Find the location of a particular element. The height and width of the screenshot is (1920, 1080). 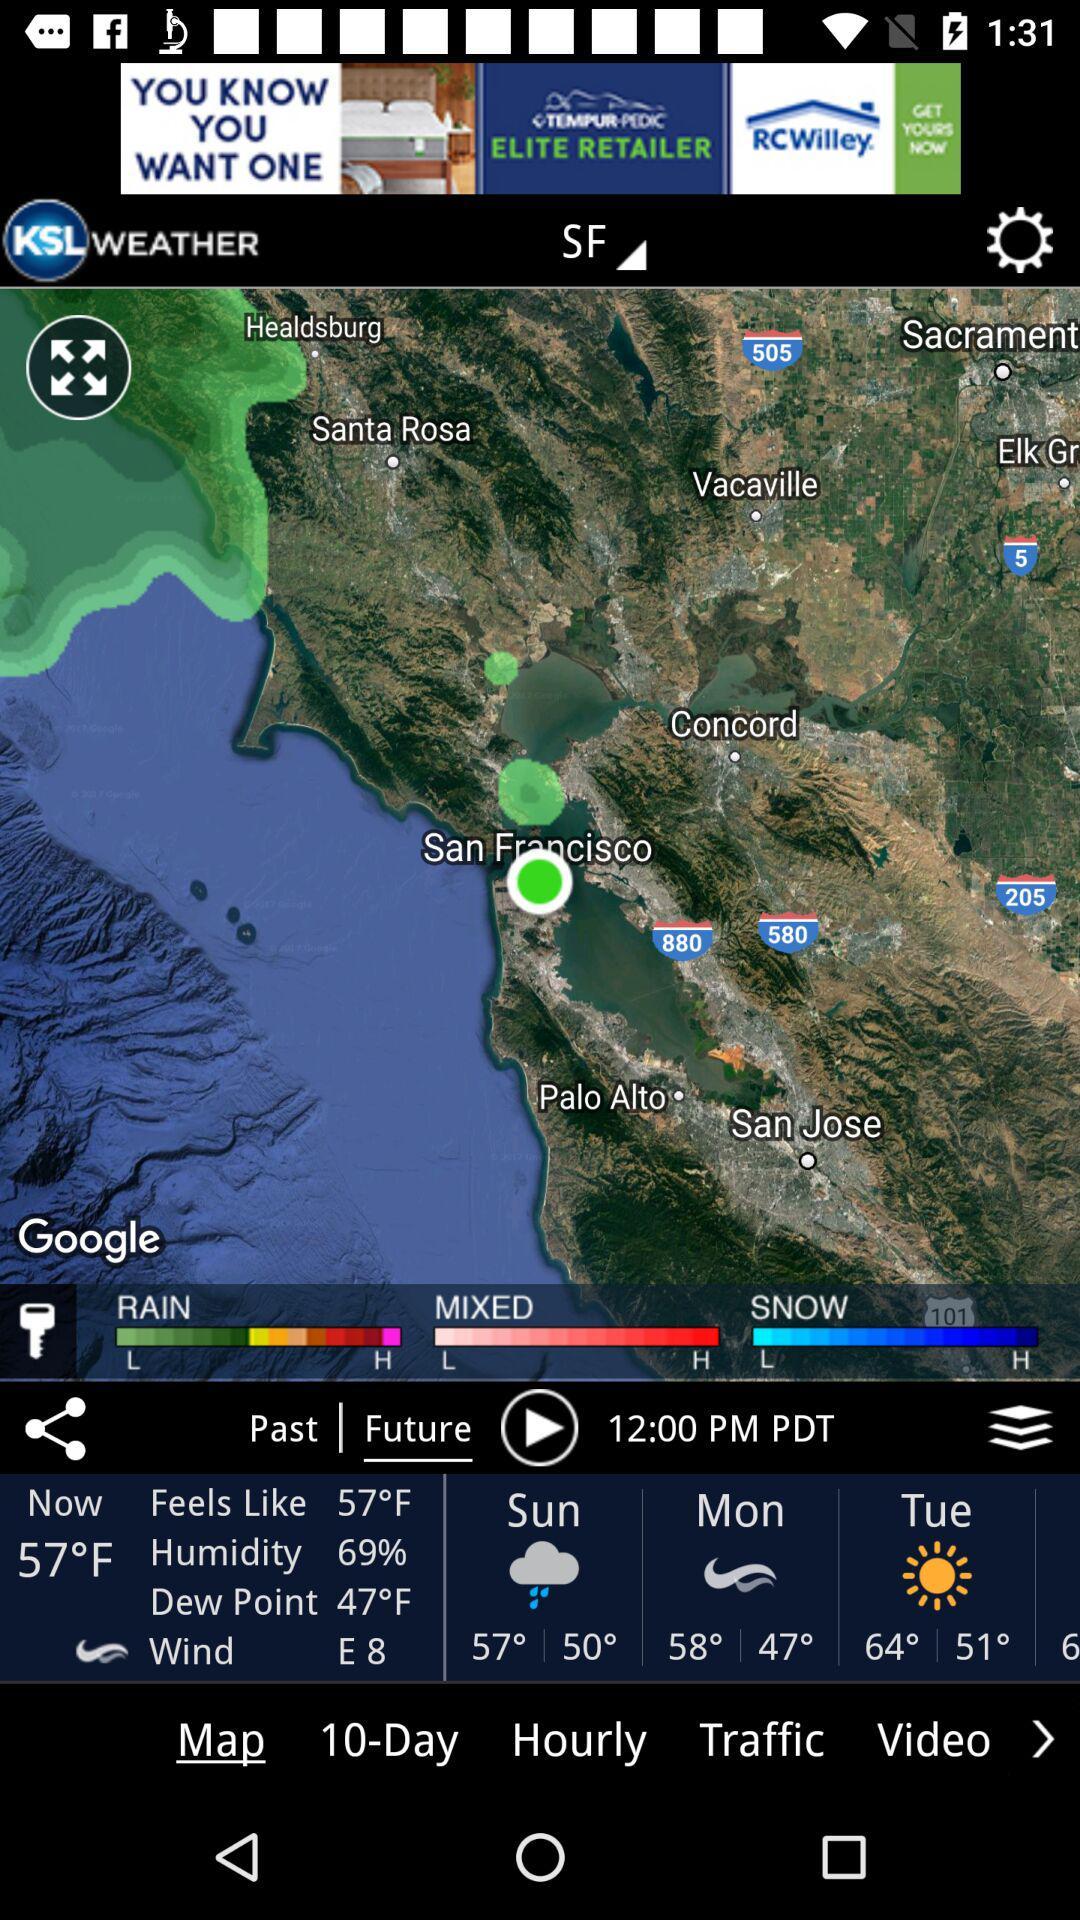

the share icon is located at coordinates (58, 1426).